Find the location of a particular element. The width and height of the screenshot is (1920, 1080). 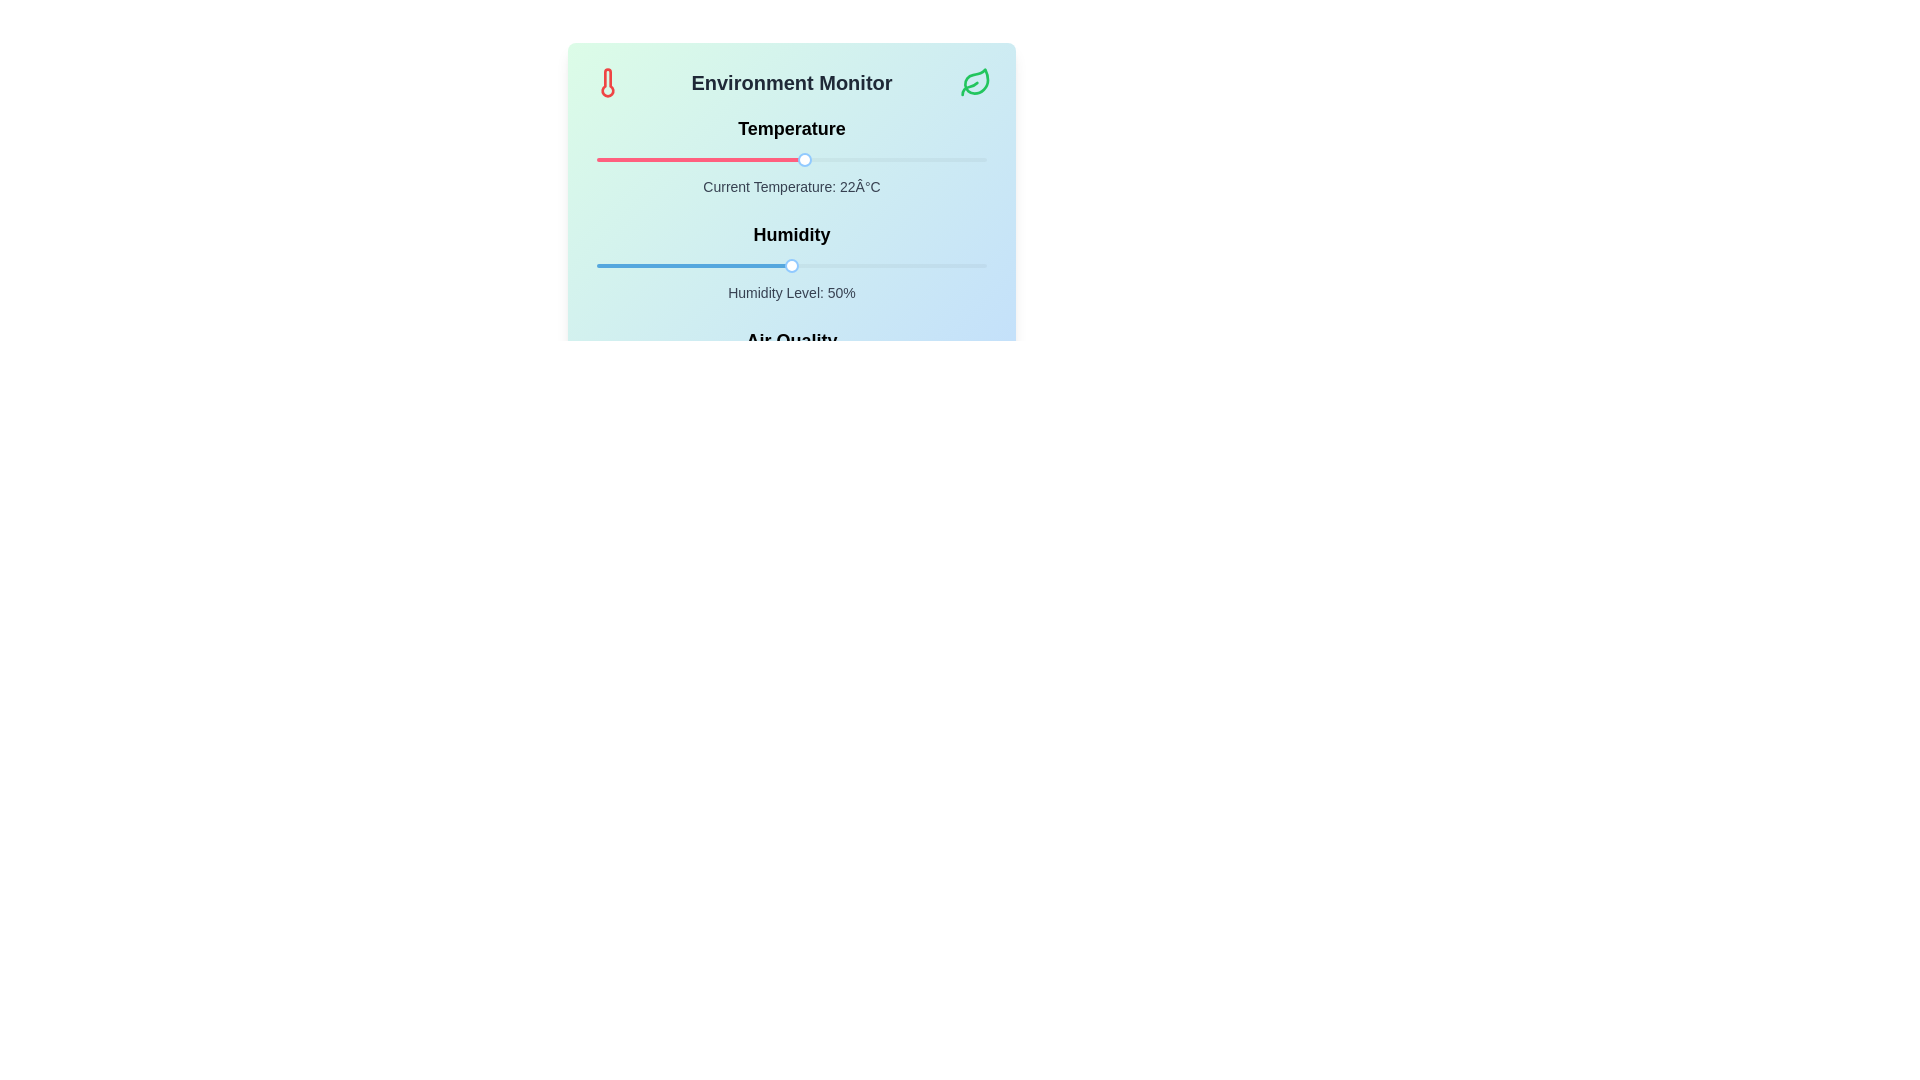

humidity is located at coordinates (710, 265).